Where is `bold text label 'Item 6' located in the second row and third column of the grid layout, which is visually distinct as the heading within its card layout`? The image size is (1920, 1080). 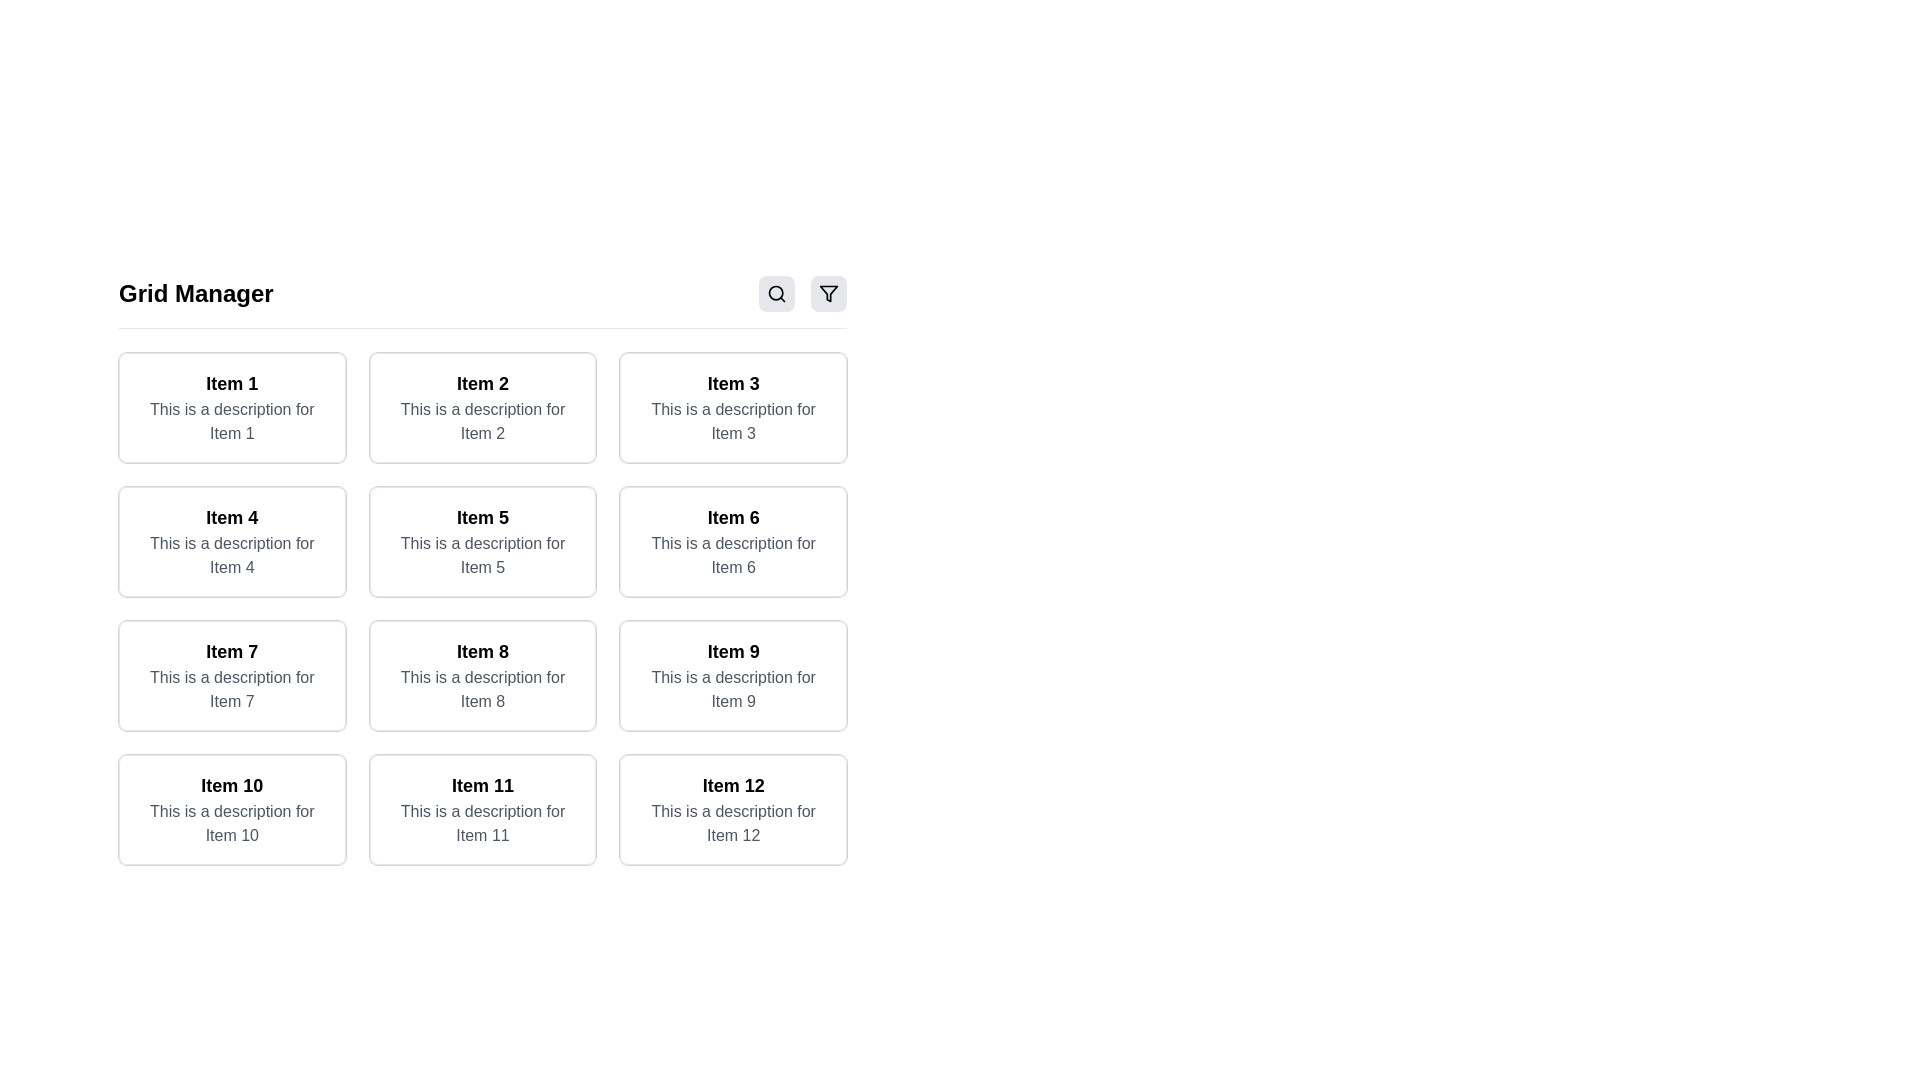
bold text label 'Item 6' located in the second row and third column of the grid layout, which is visually distinct as the heading within its card layout is located at coordinates (732, 516).